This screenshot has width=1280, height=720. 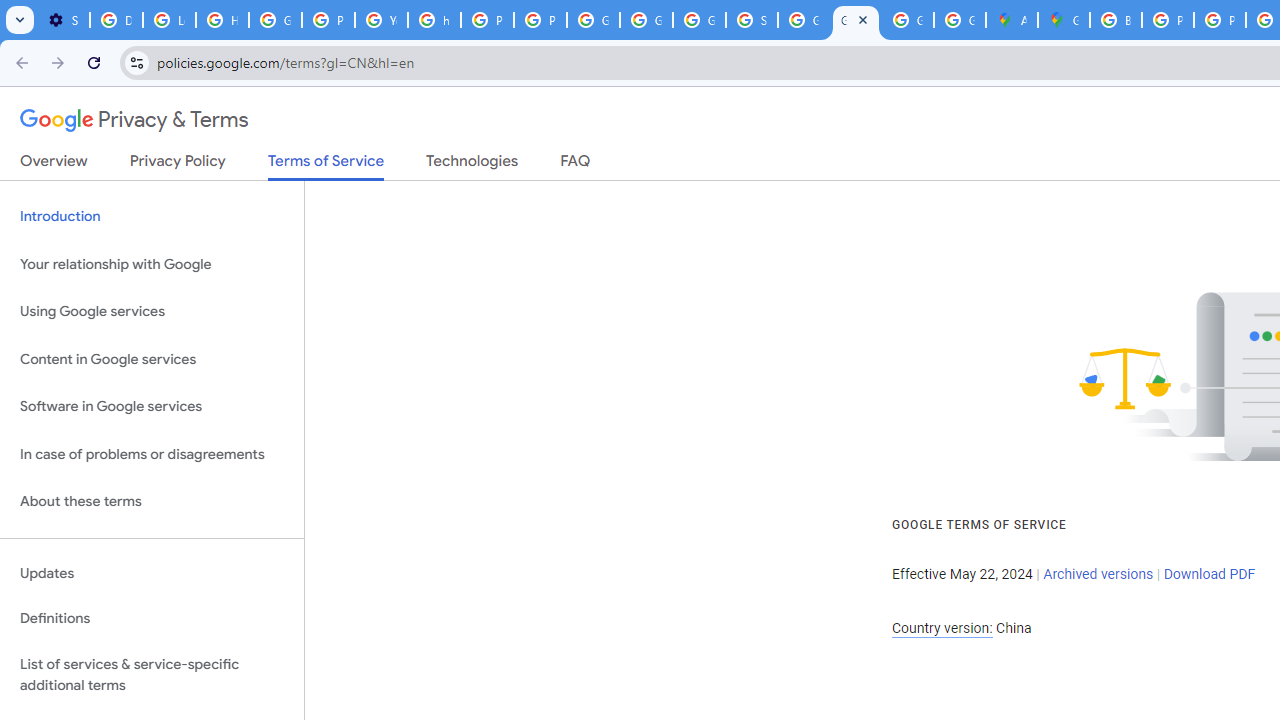 I want to click on 'In case of problems or disagreements', so click(x=151, y=454).